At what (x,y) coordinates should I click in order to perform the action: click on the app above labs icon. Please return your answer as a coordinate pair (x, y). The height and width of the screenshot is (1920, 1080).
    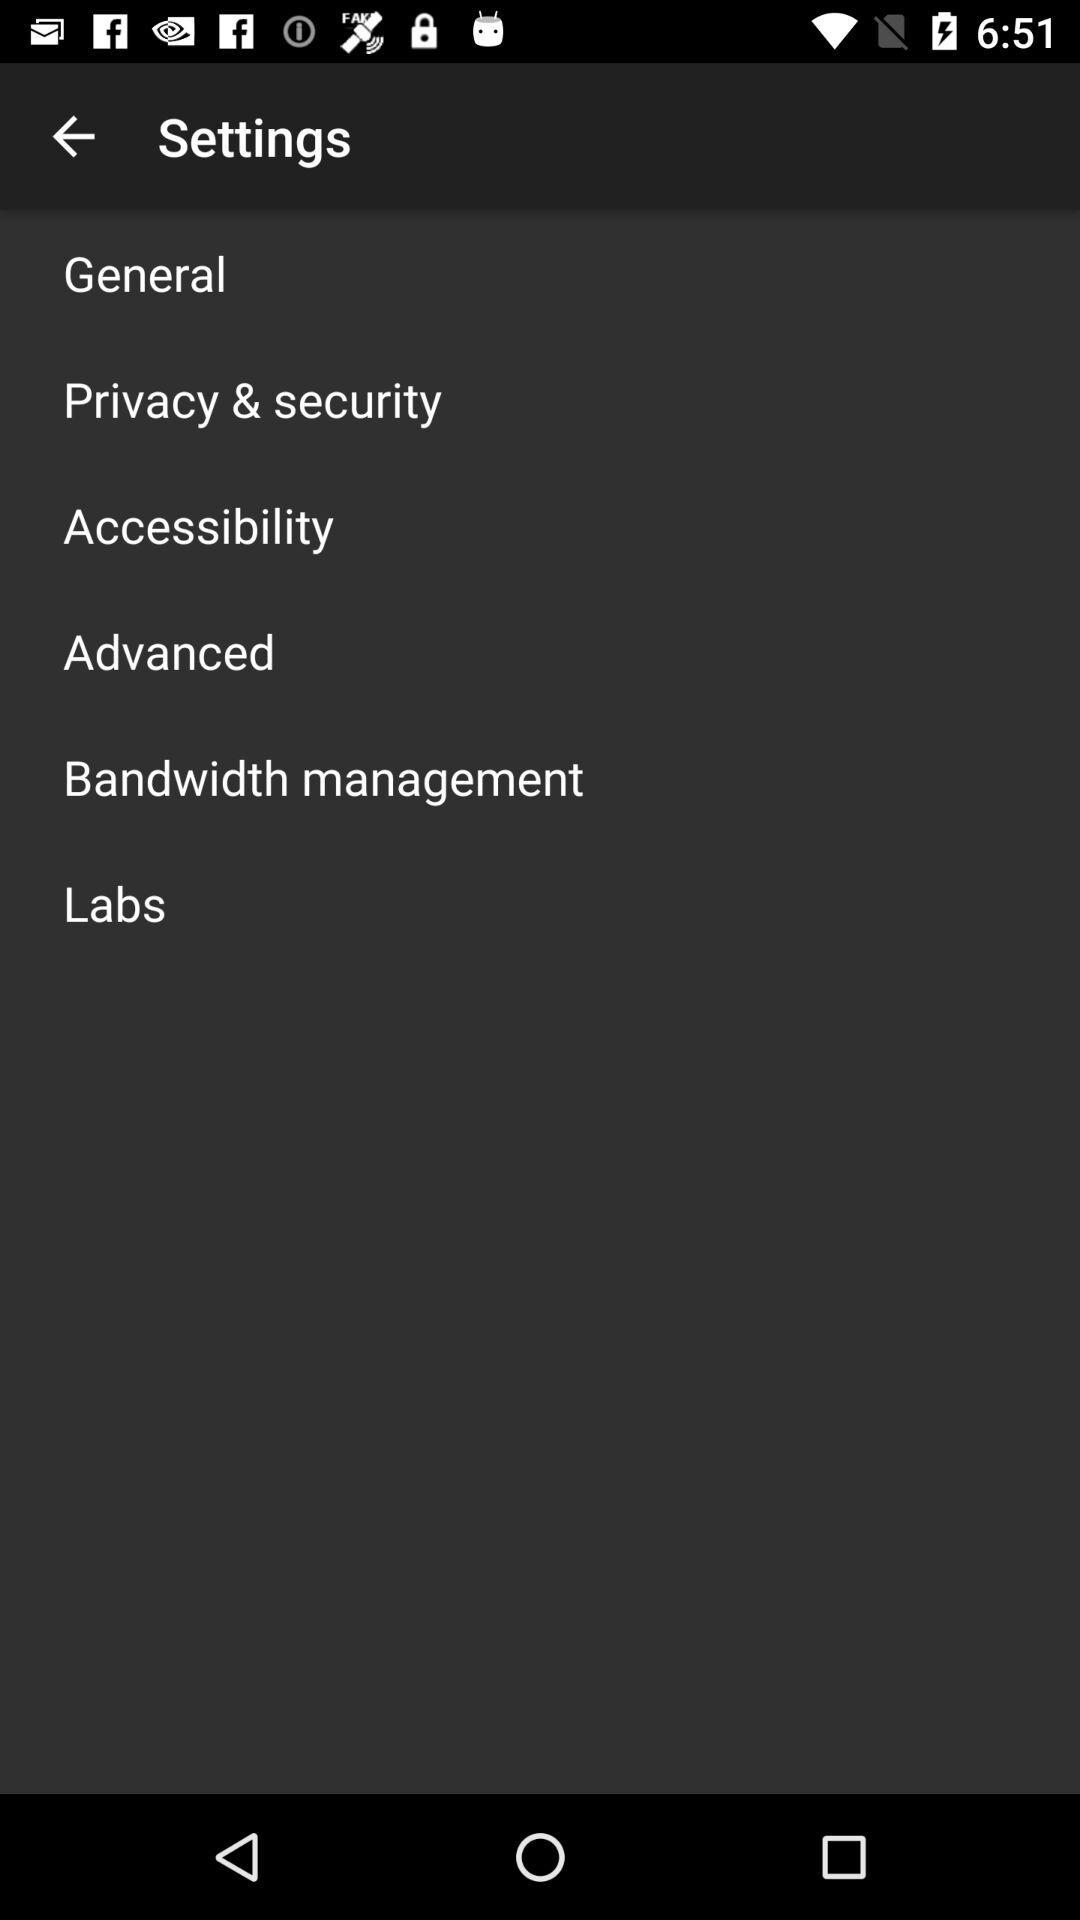
    Looking at the image, I should click on (322, 776).